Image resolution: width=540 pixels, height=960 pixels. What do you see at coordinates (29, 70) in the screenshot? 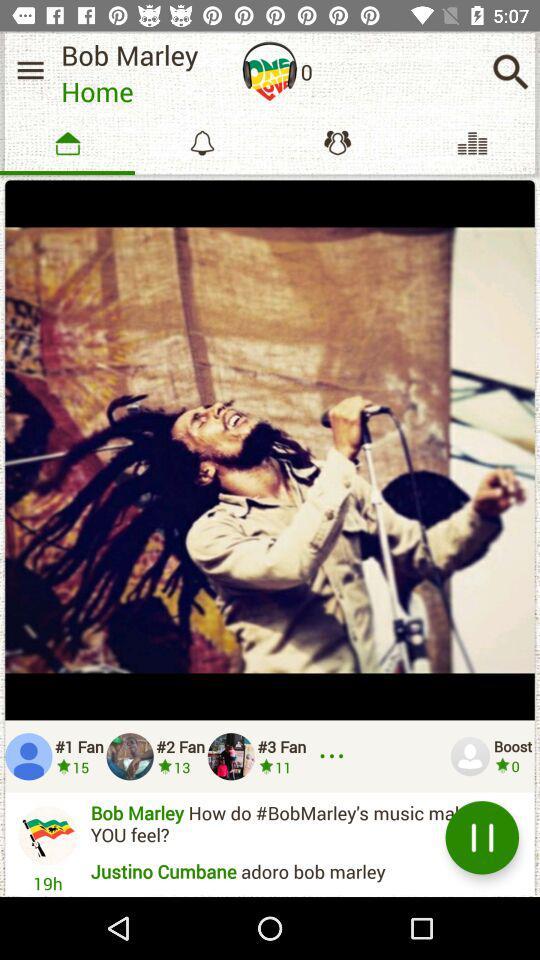
I see `home menu option` at bounding box center [29, 70].